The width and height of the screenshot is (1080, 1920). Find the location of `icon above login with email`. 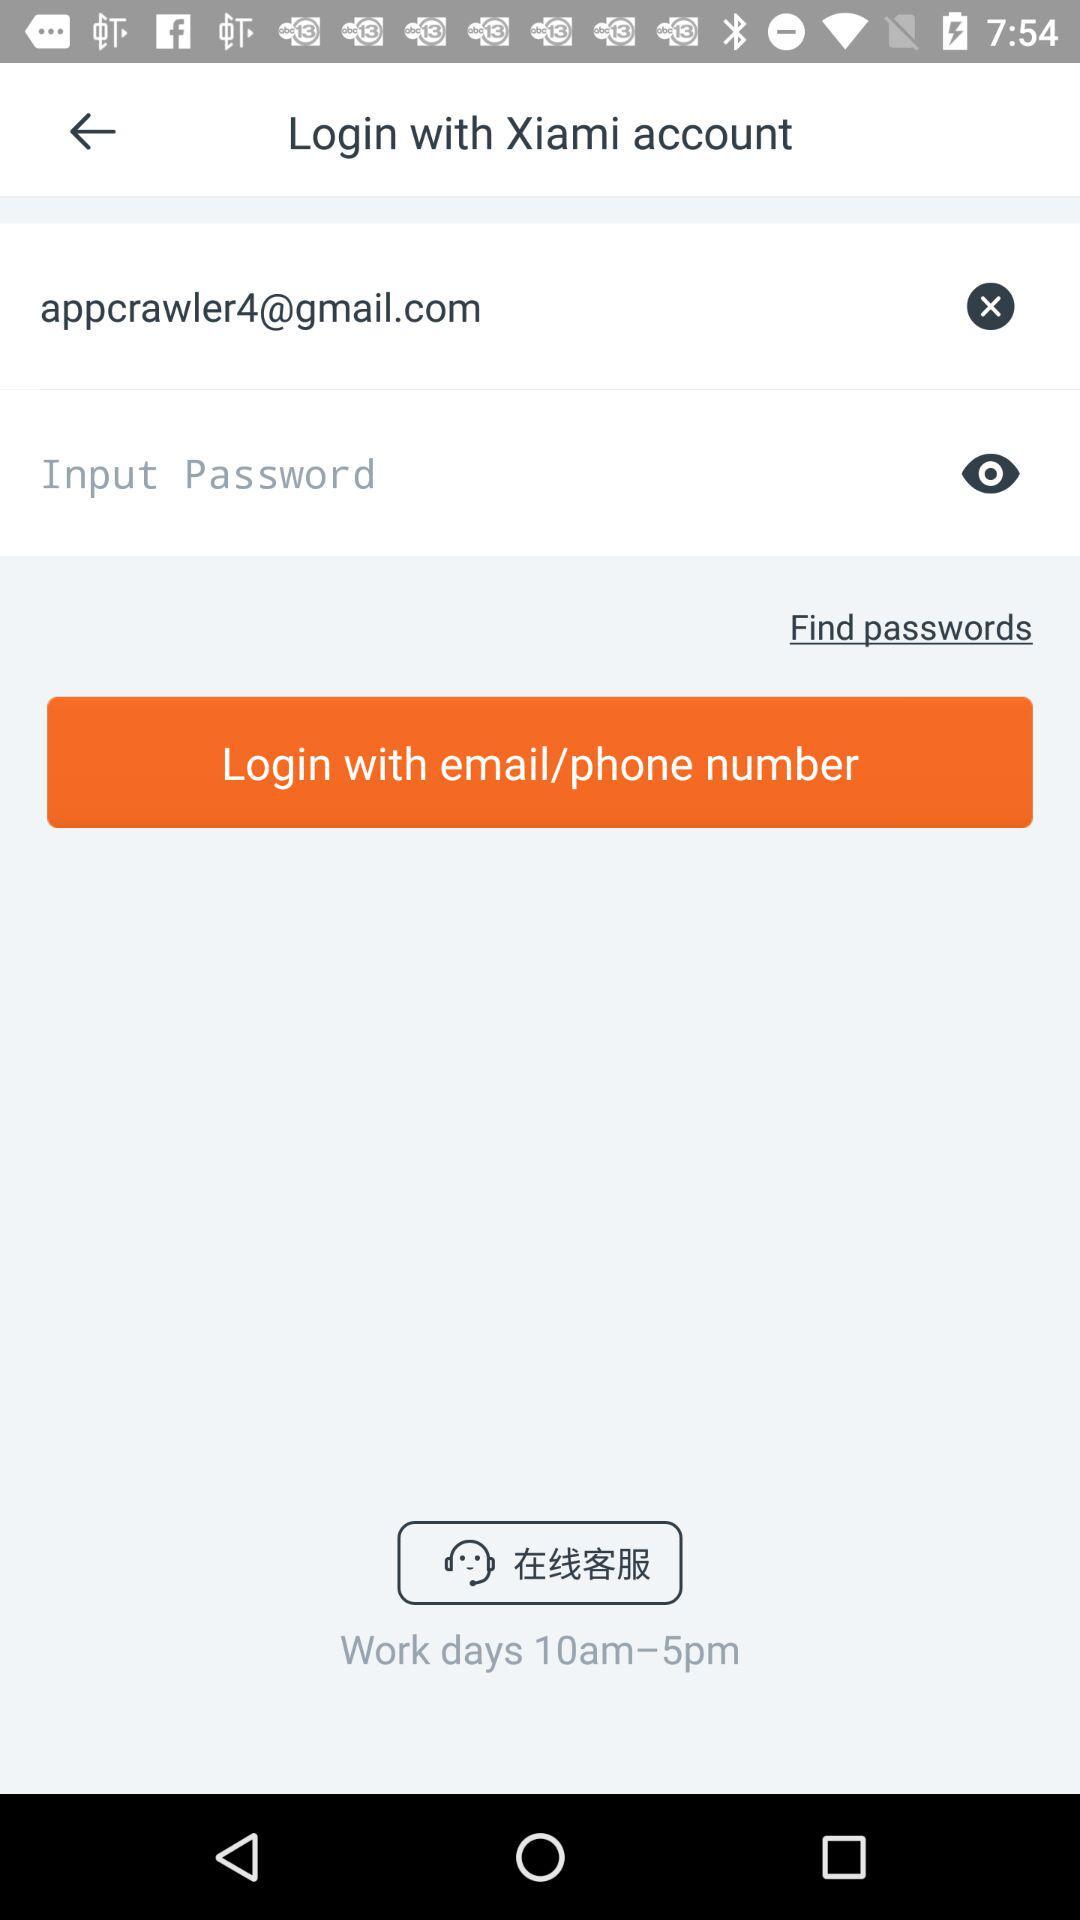

icon above login with email is located at coordinates (911, 625).